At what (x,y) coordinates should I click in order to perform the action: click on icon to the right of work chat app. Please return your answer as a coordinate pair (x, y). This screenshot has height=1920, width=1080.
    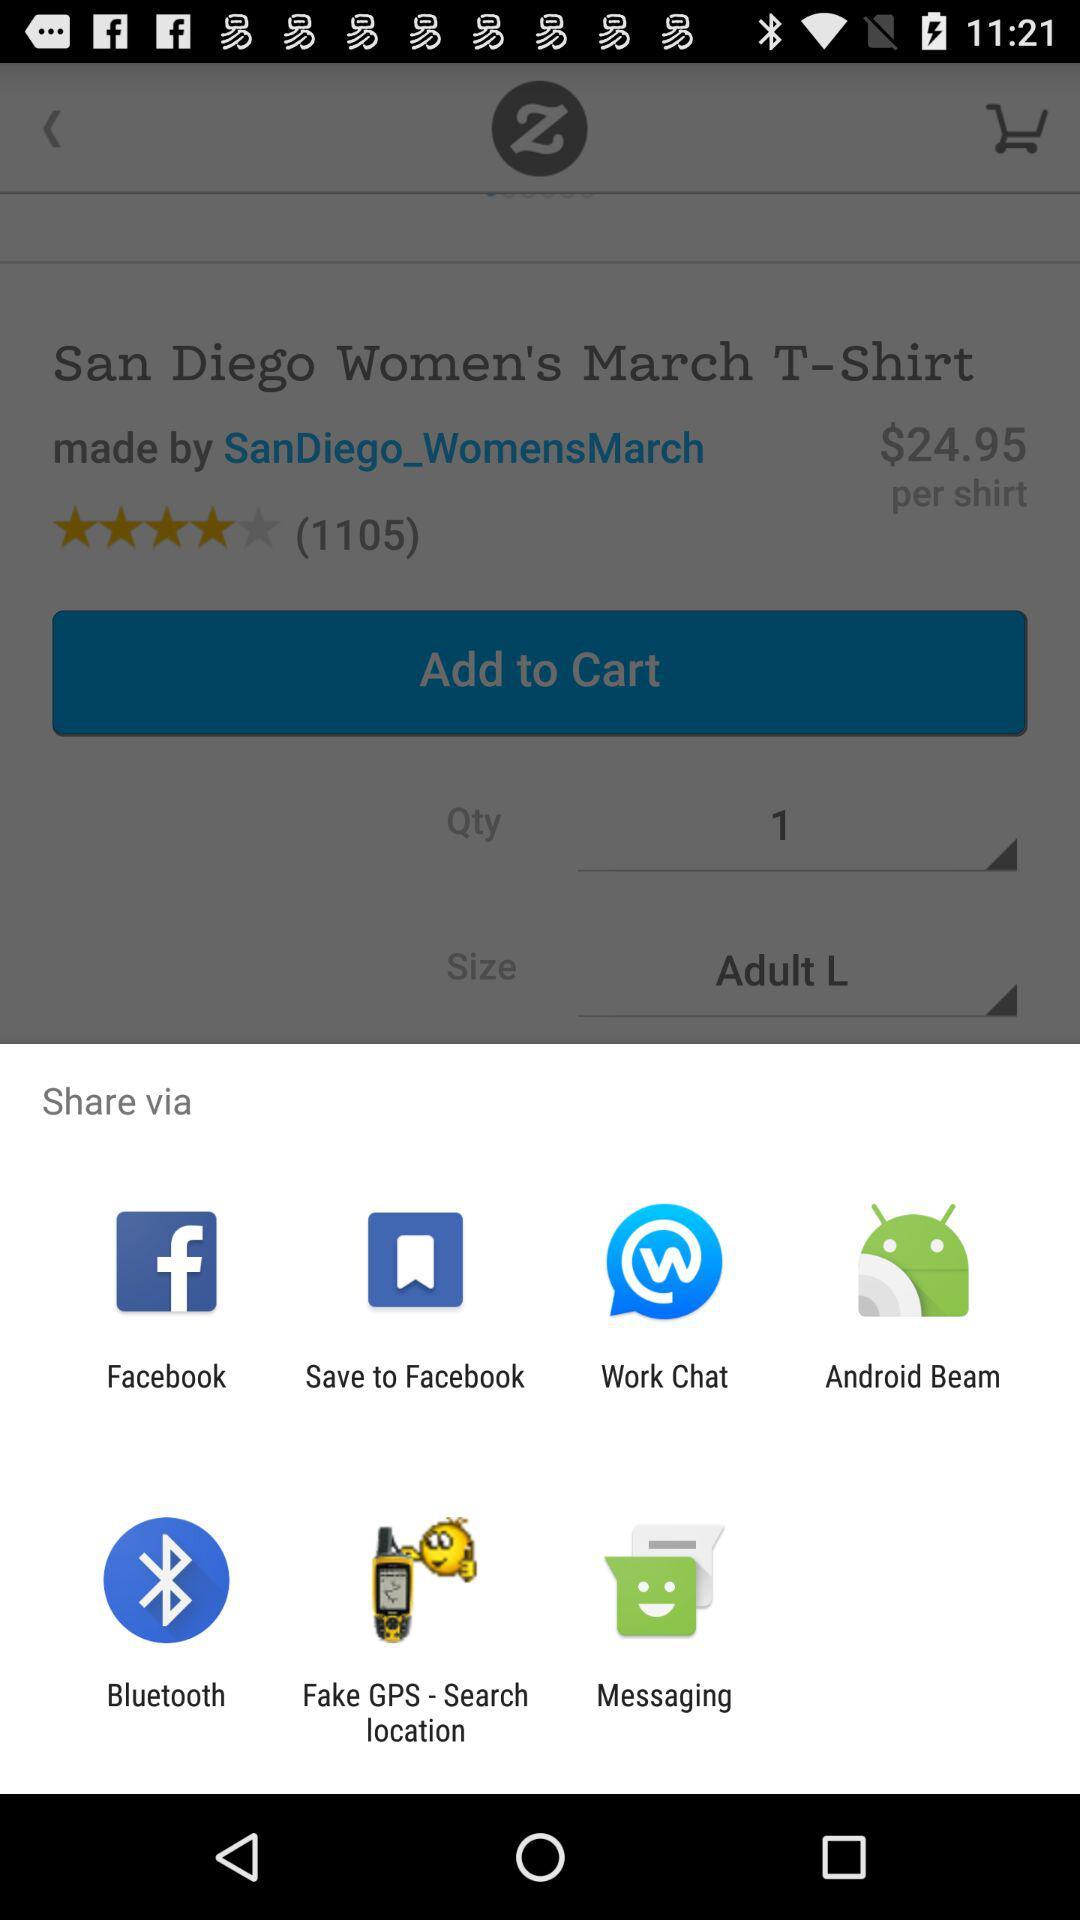
    Looking at the image, I should click on (913, 1392).